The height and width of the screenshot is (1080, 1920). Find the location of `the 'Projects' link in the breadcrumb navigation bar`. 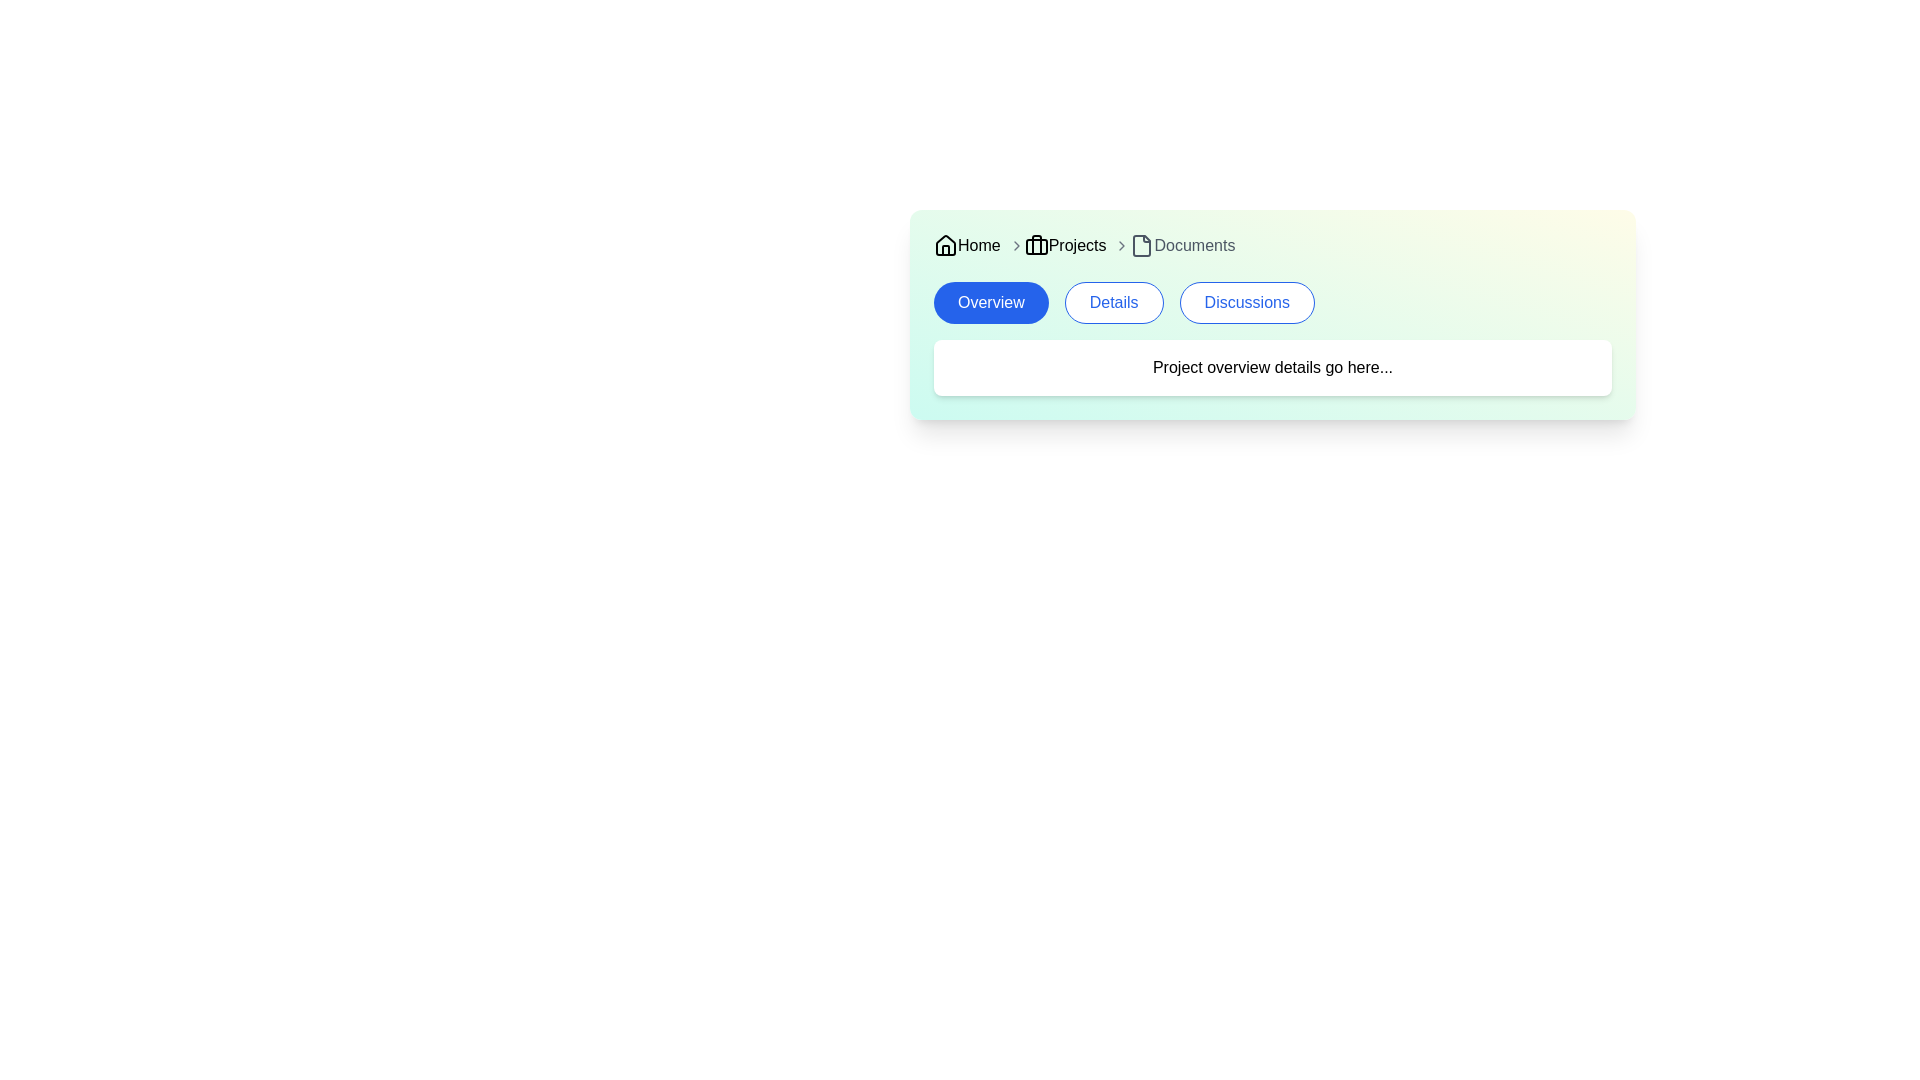

the 'Projects' link in the breadcrumb navigation bar is located at coordinates (1056, 245).